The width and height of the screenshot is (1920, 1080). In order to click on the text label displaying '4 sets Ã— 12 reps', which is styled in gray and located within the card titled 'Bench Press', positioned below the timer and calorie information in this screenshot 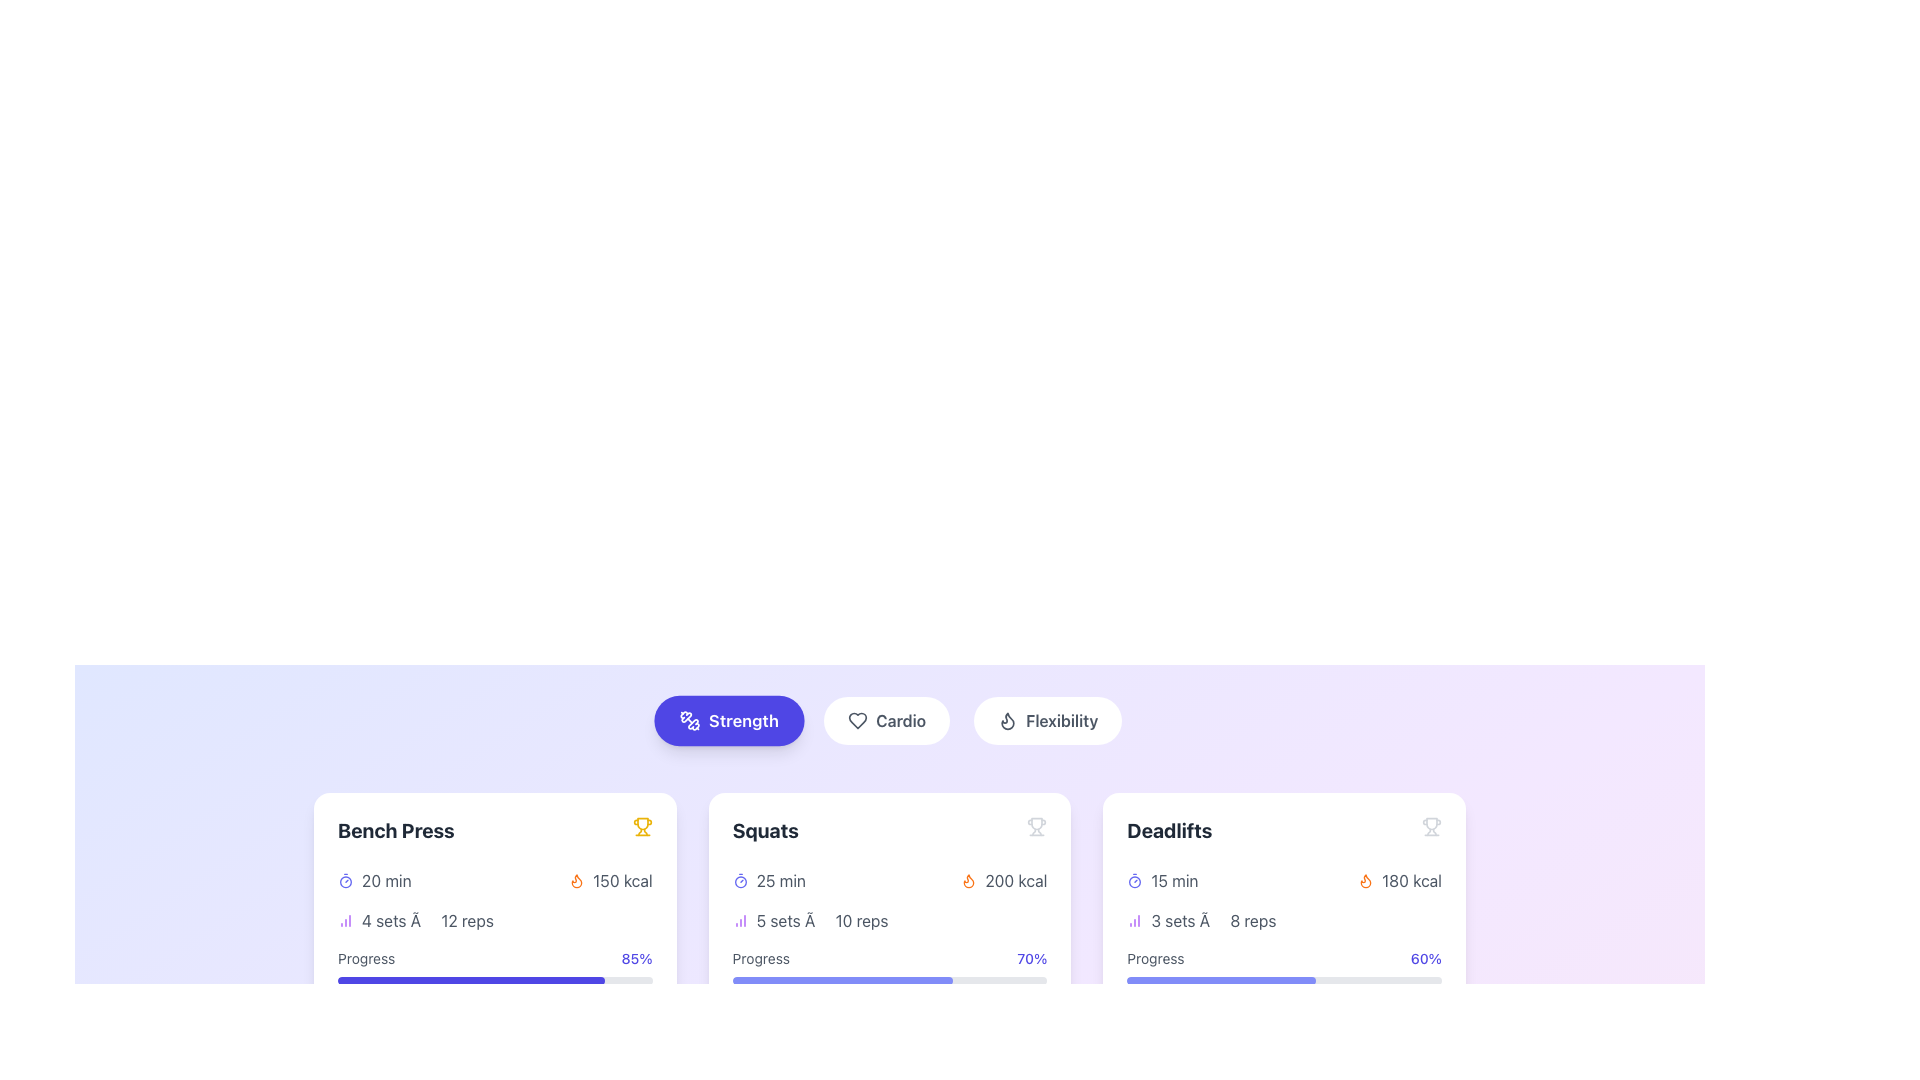, I will do `click(426, 921)`.